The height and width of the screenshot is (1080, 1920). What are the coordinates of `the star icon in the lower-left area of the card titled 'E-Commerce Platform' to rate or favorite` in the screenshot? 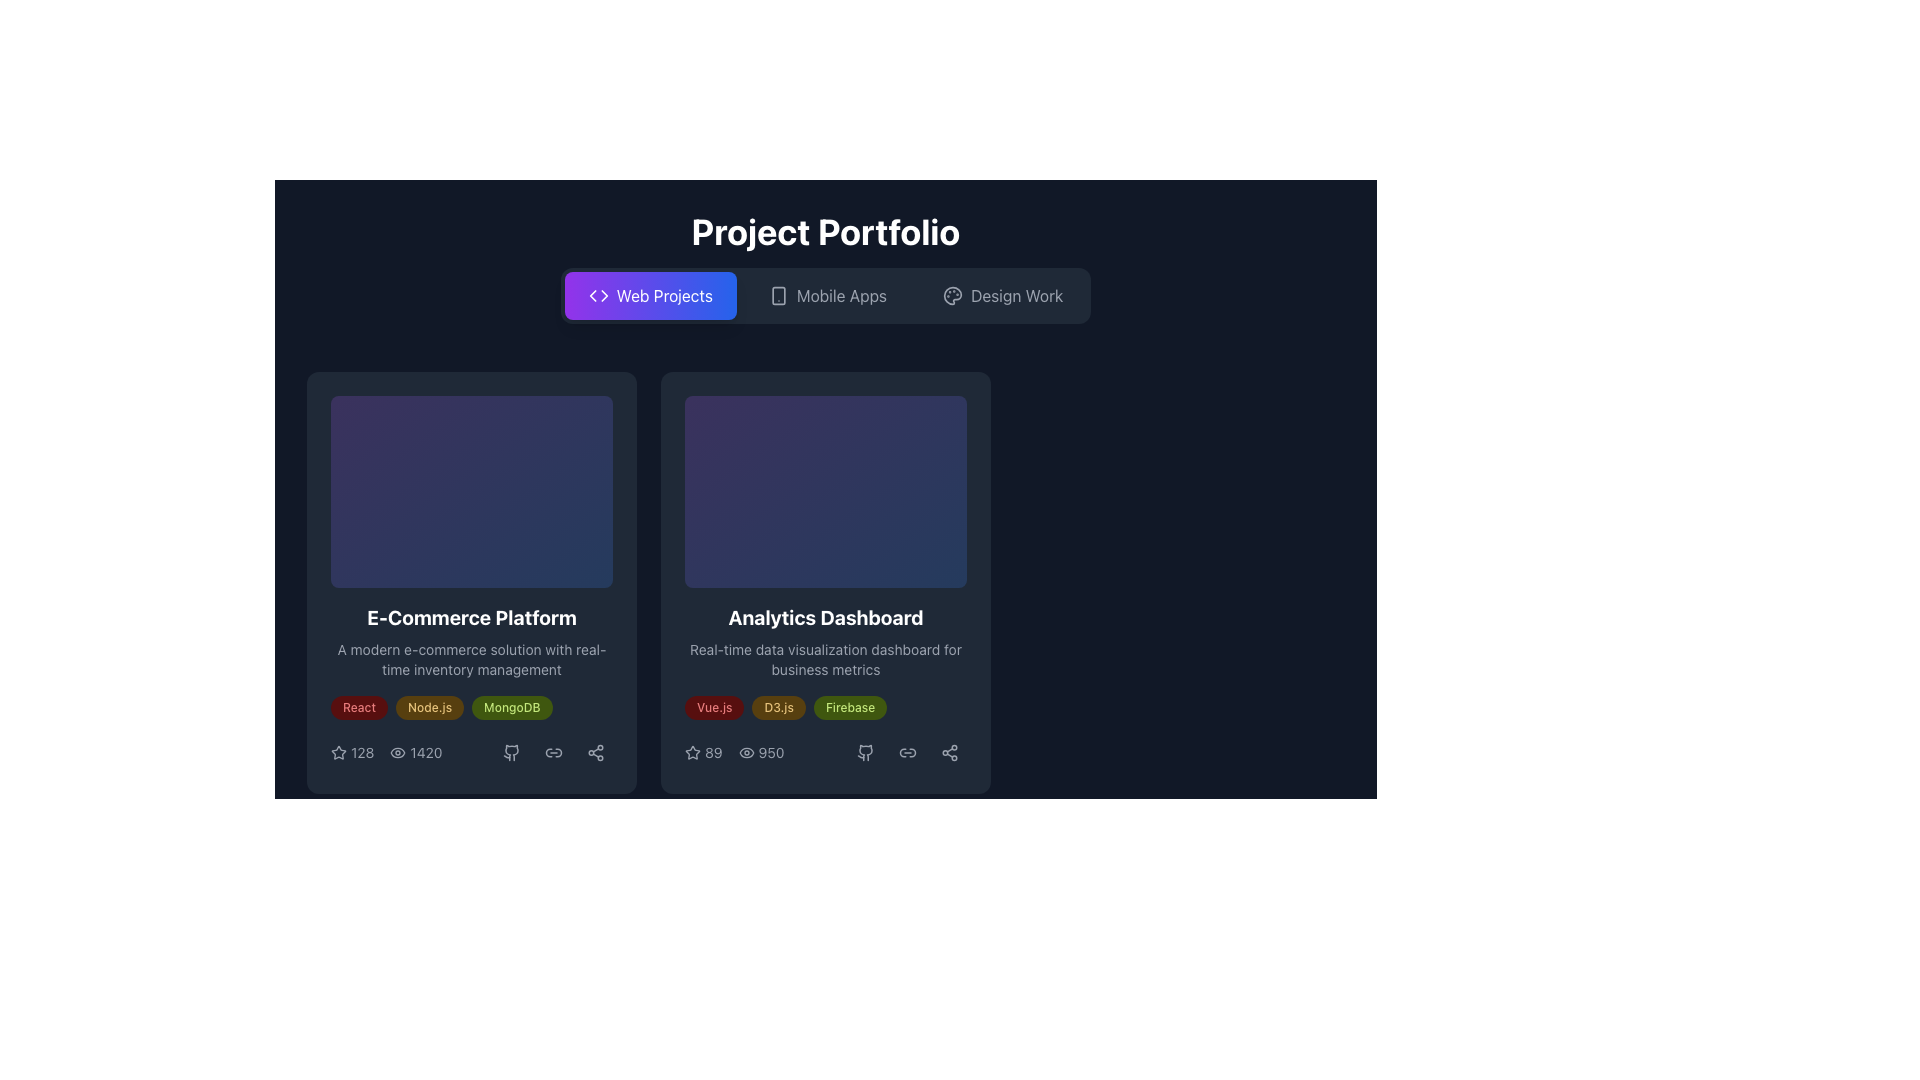 It's located at (352, 752).